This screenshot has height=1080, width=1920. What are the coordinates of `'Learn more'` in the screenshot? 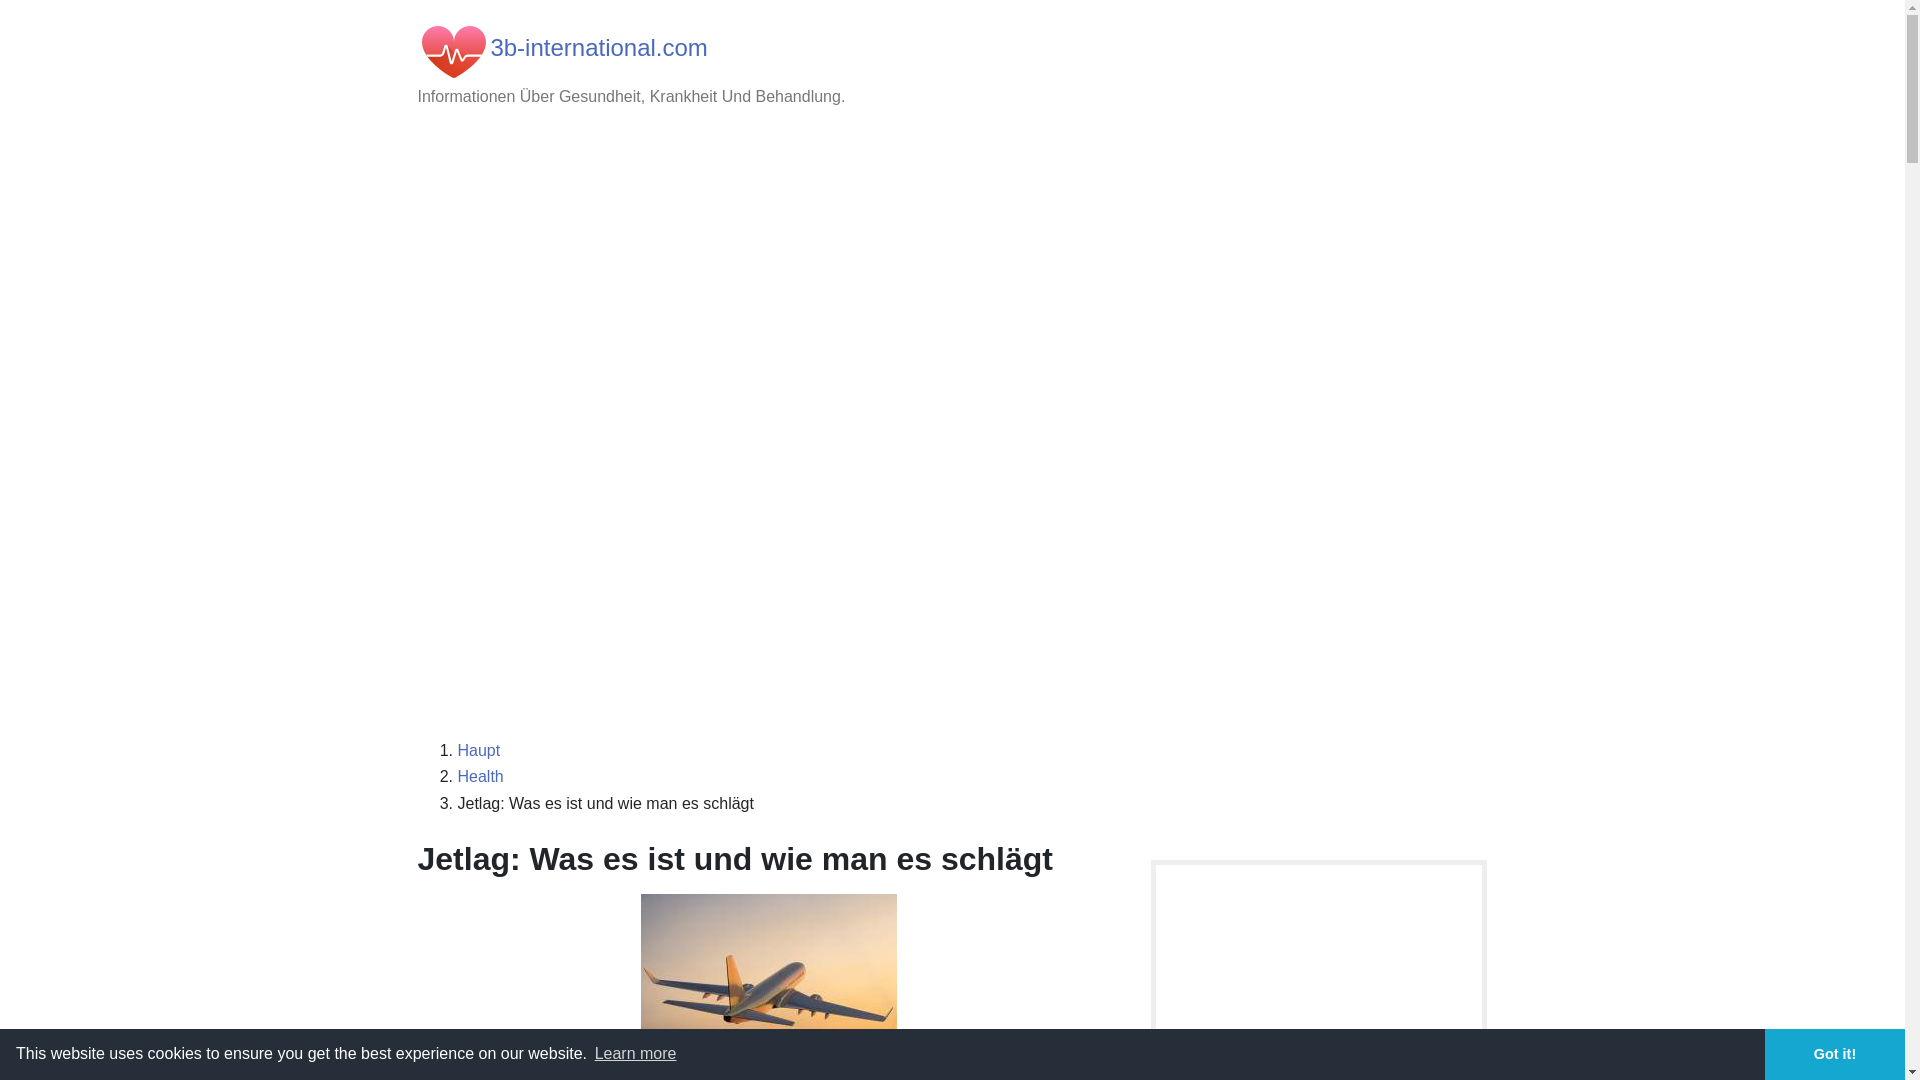 It's located at (633, 1052).